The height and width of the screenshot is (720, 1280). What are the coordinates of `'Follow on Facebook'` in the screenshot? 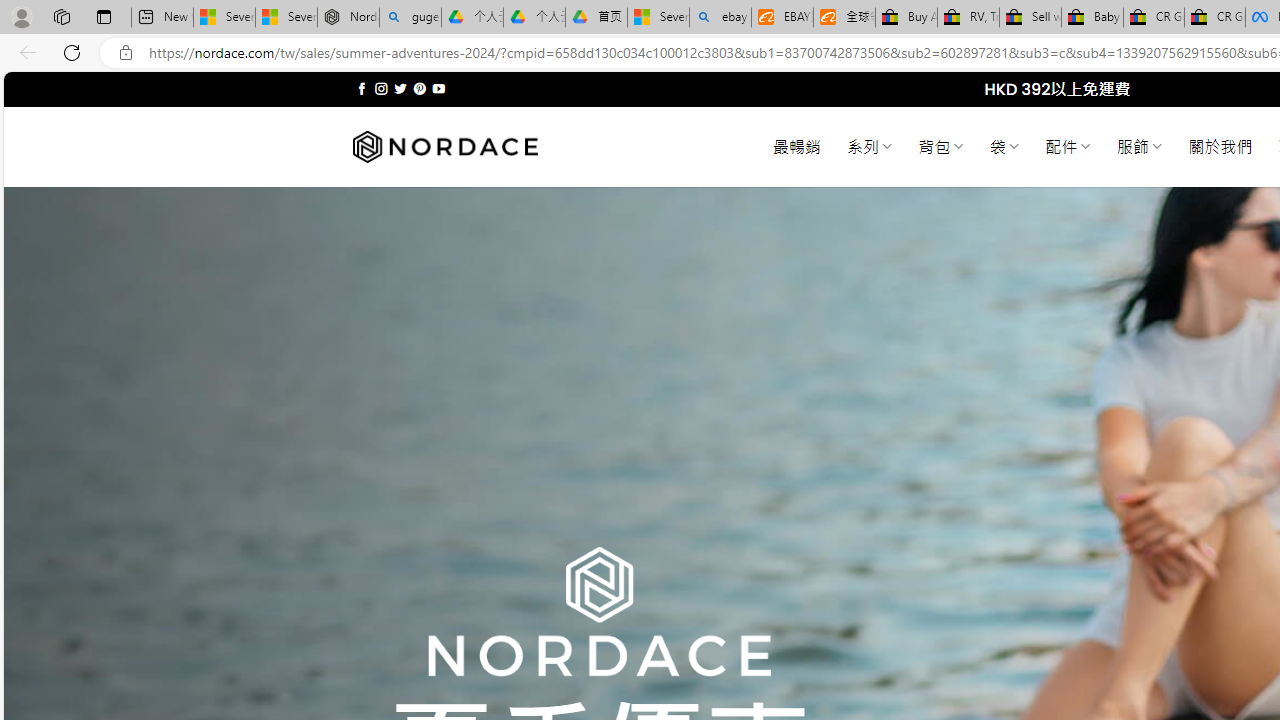 It's located at (362, 88).